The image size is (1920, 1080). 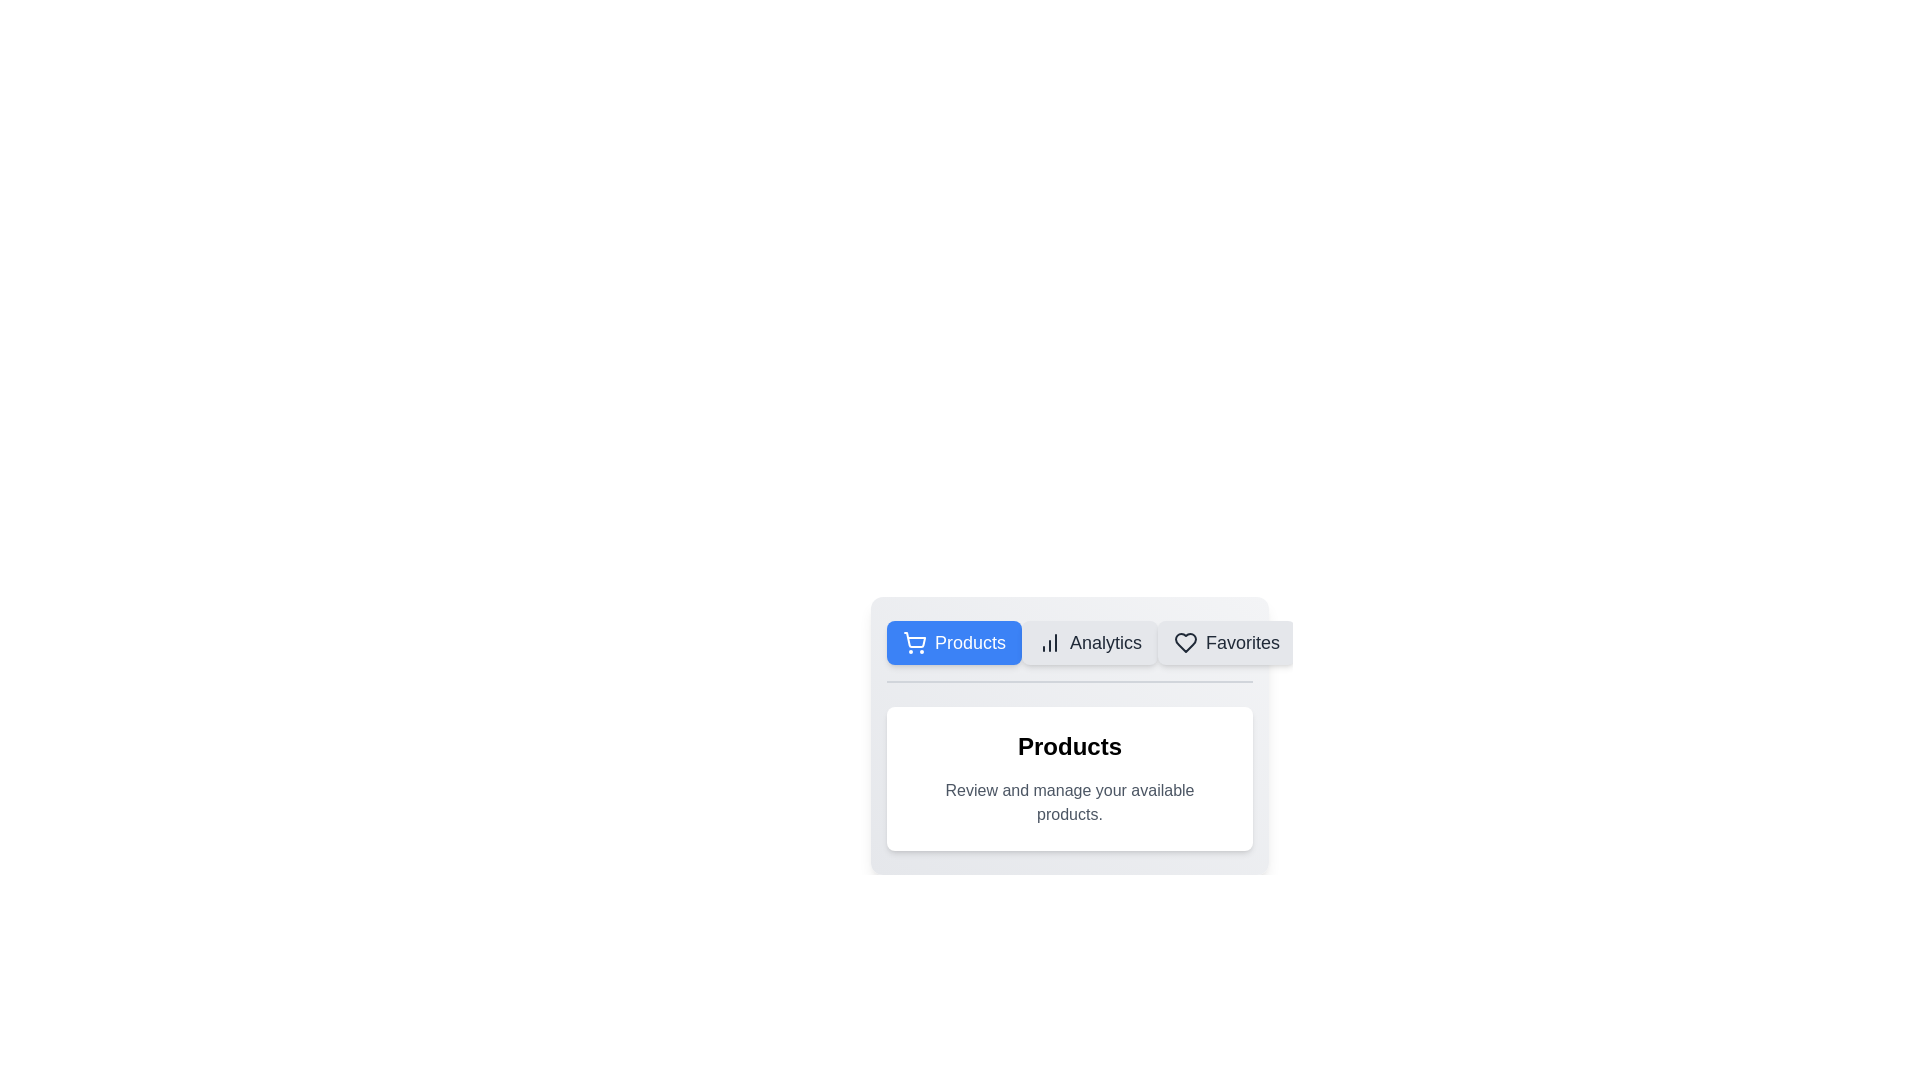 I want to click on the 'Products' text label, which is styled in white font on a blue background and is part of a button-like design with rounded corners, located at the top left of a content card, so click(x=970, y=643).